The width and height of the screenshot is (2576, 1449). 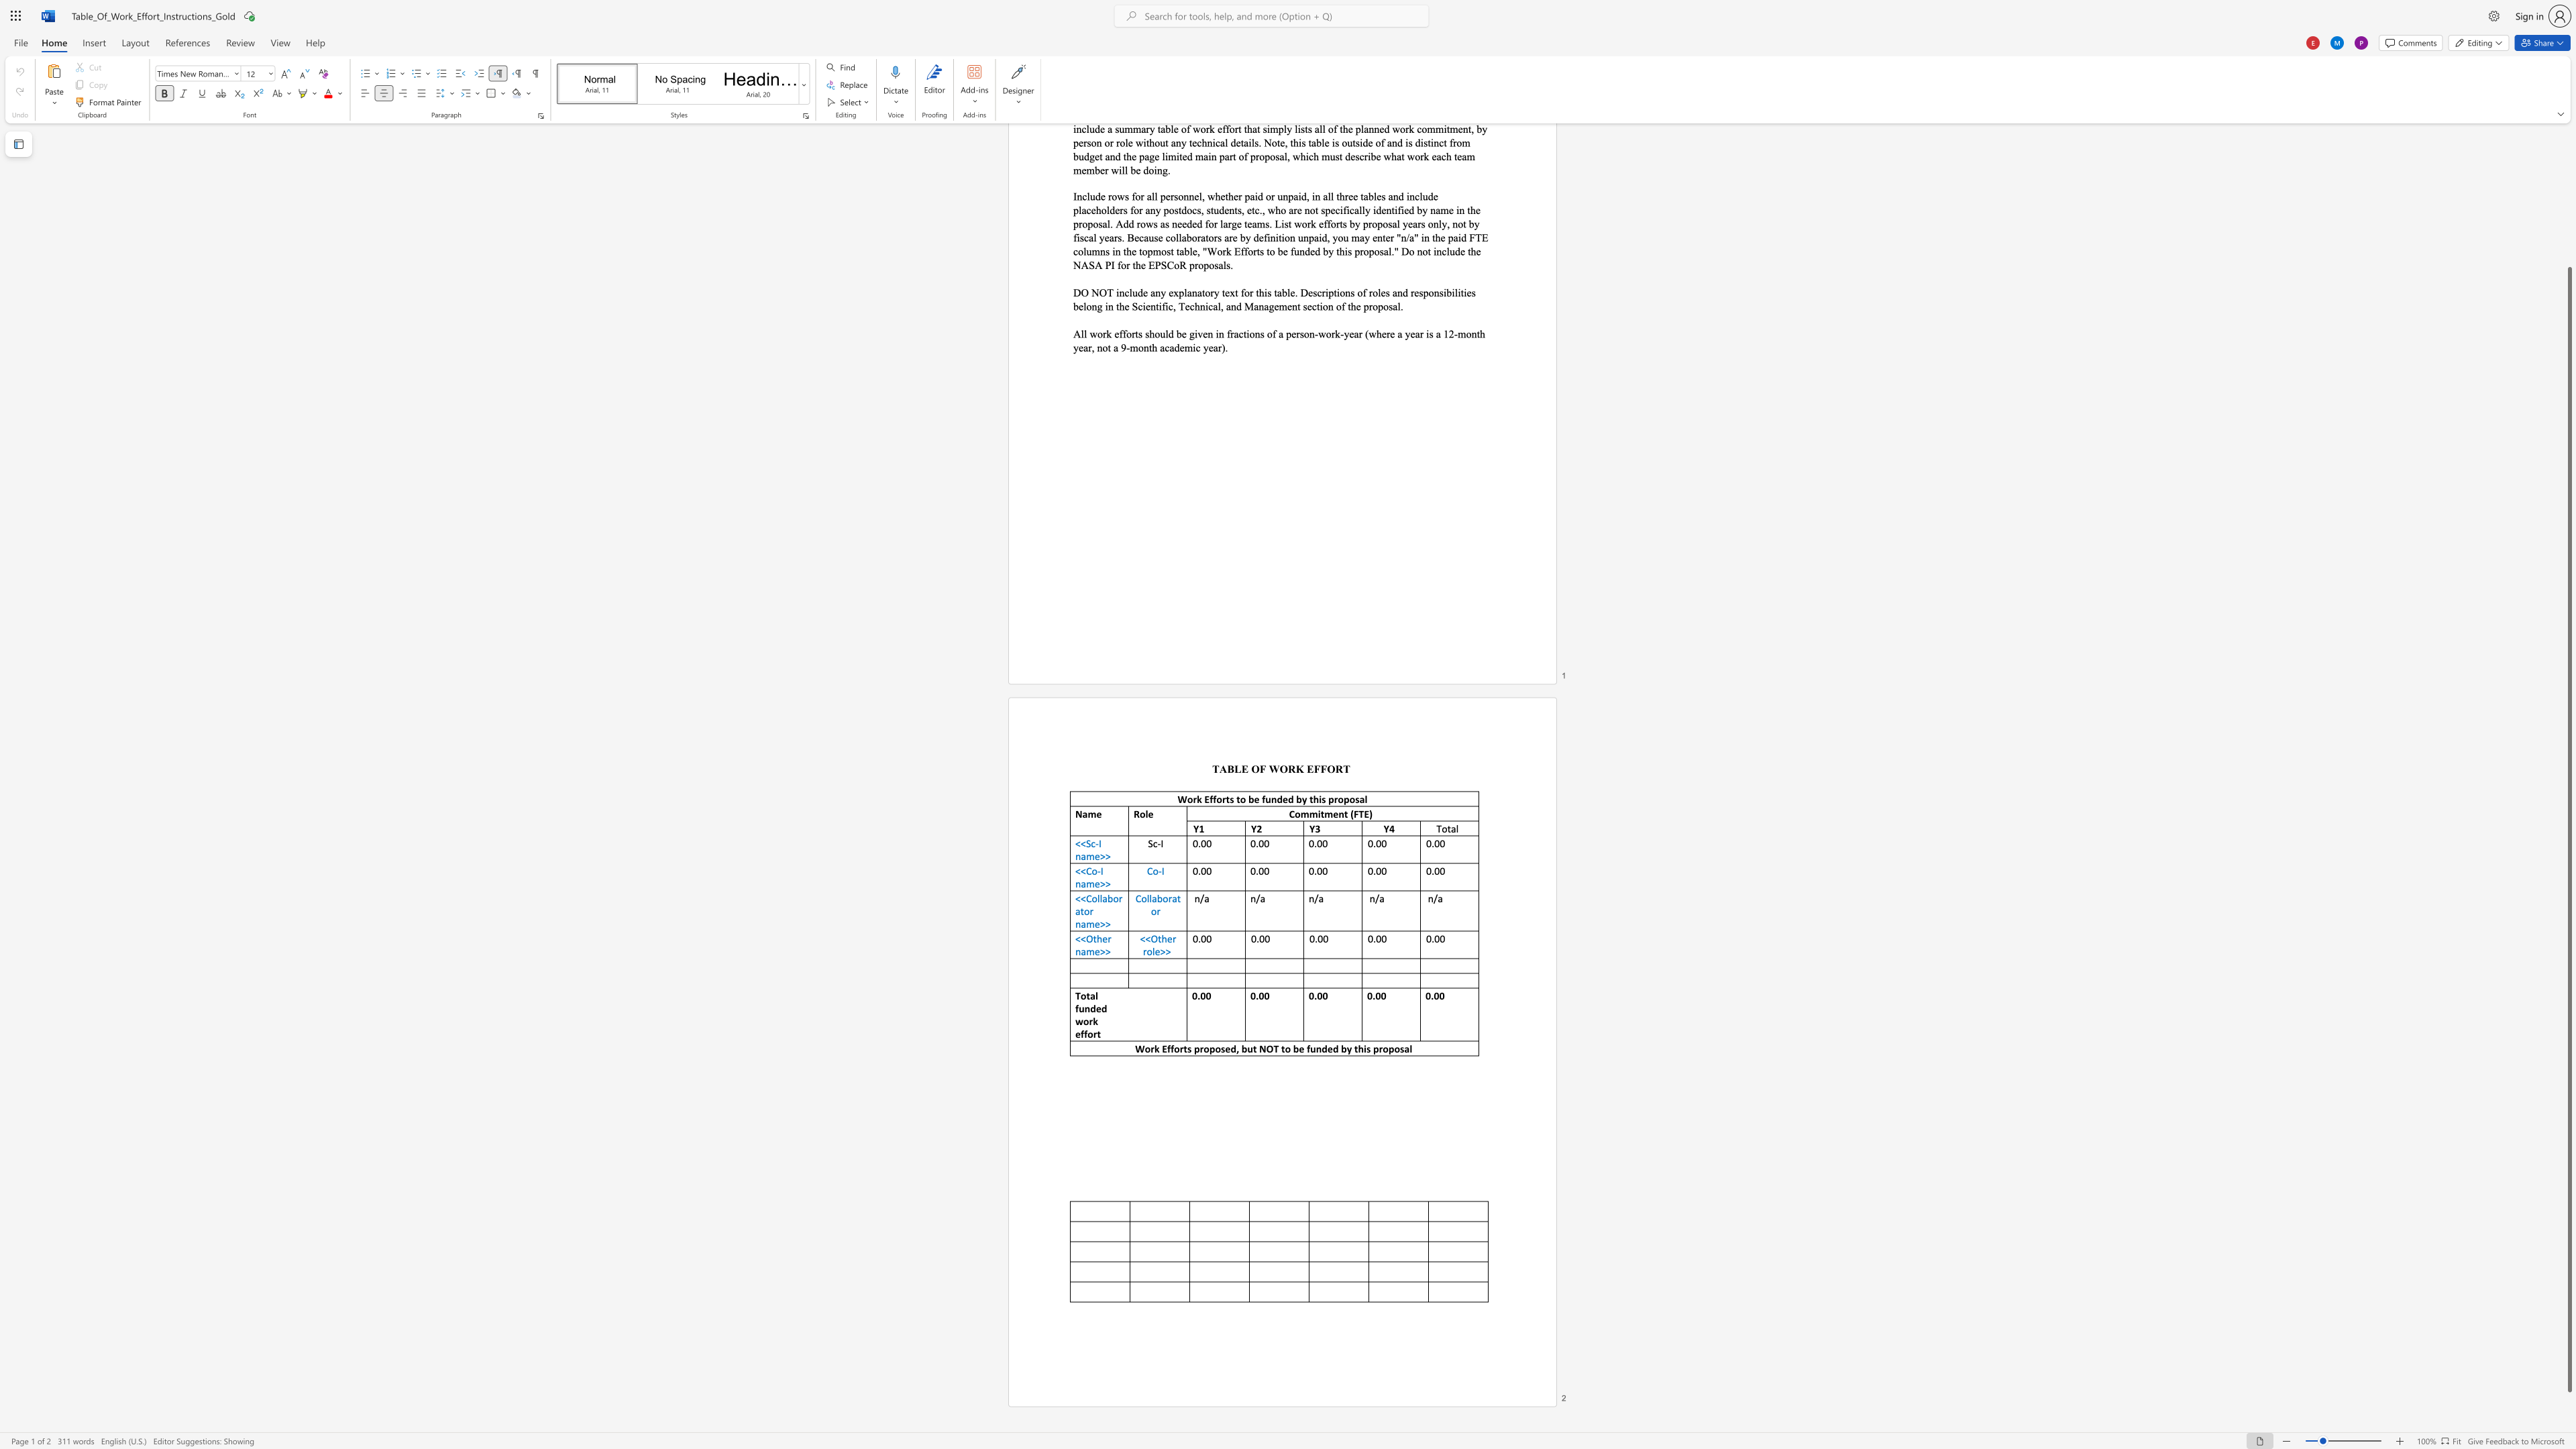 I want to click on the scrollbar on the side, so click(x=2568, y=248).